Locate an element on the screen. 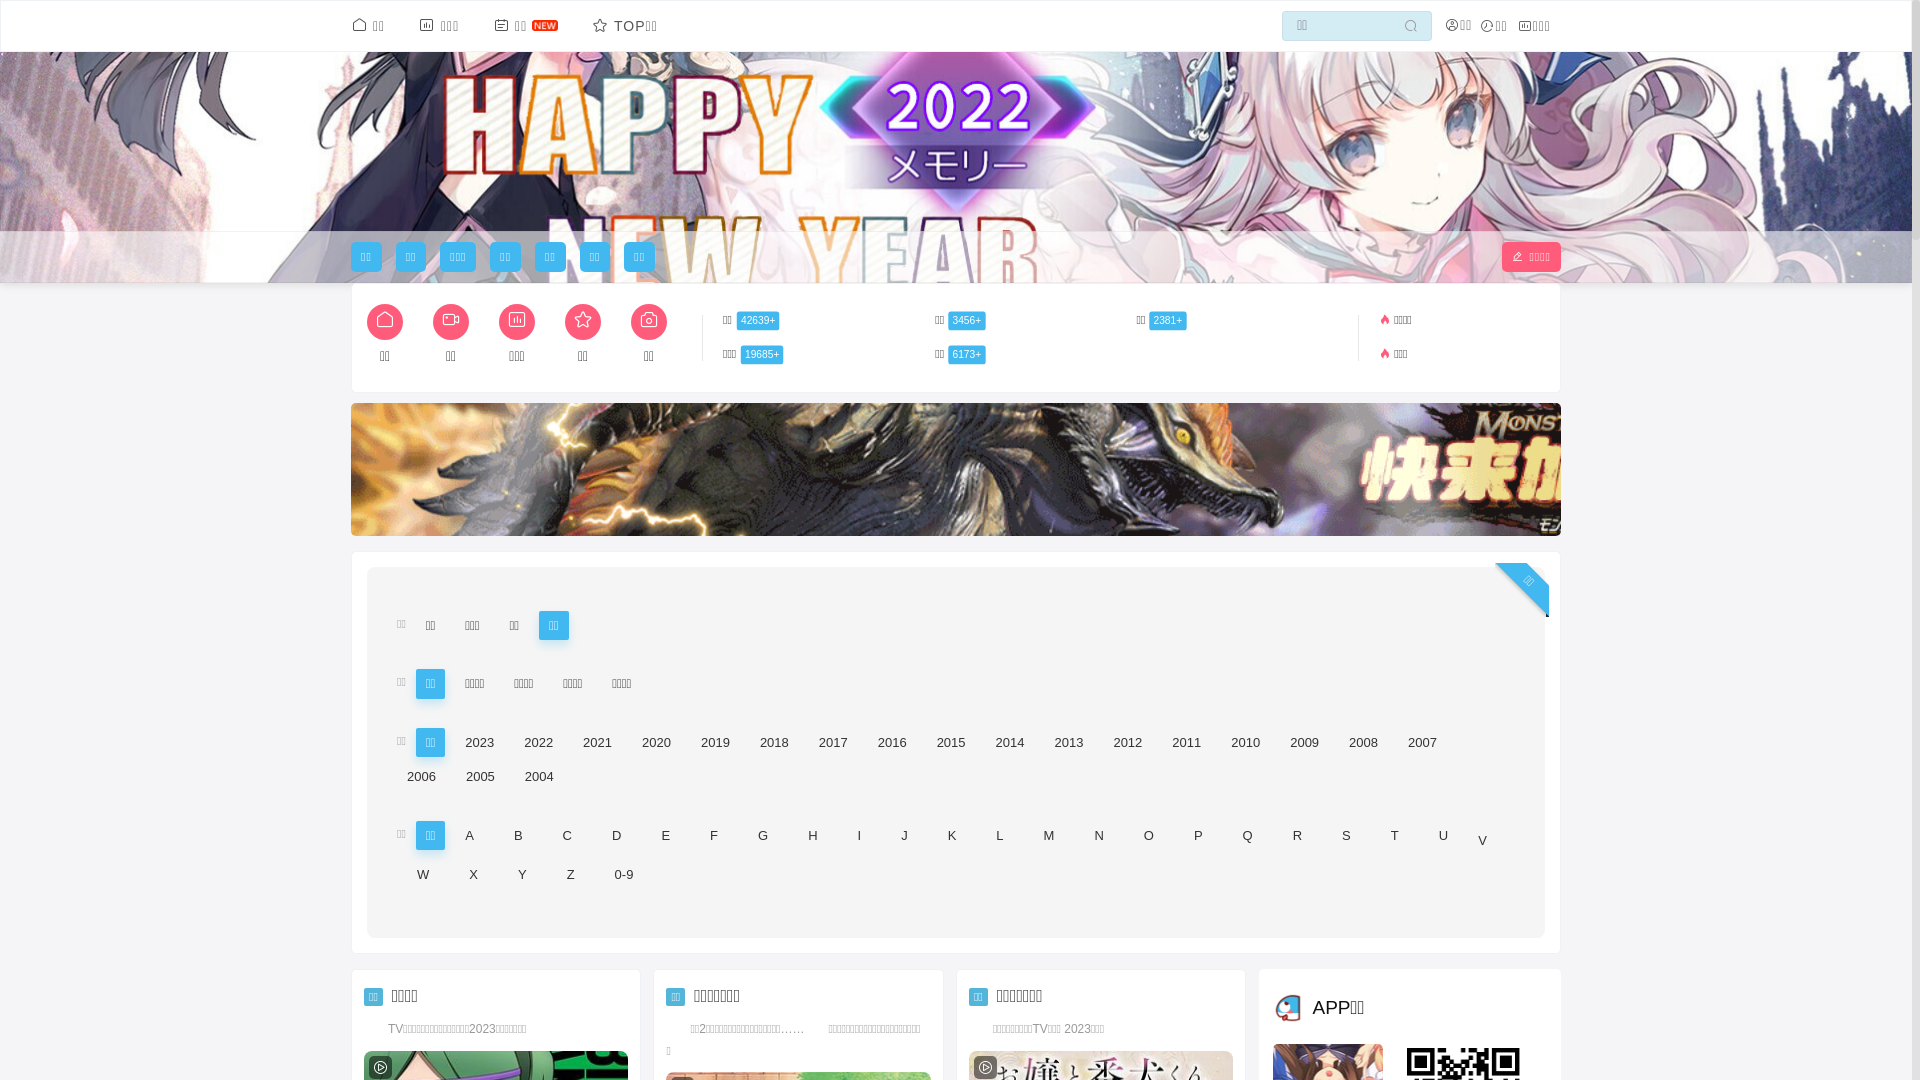 The width and height of the screenshot is (1920, 1080). '2020' is located at coordinates (656, 742).